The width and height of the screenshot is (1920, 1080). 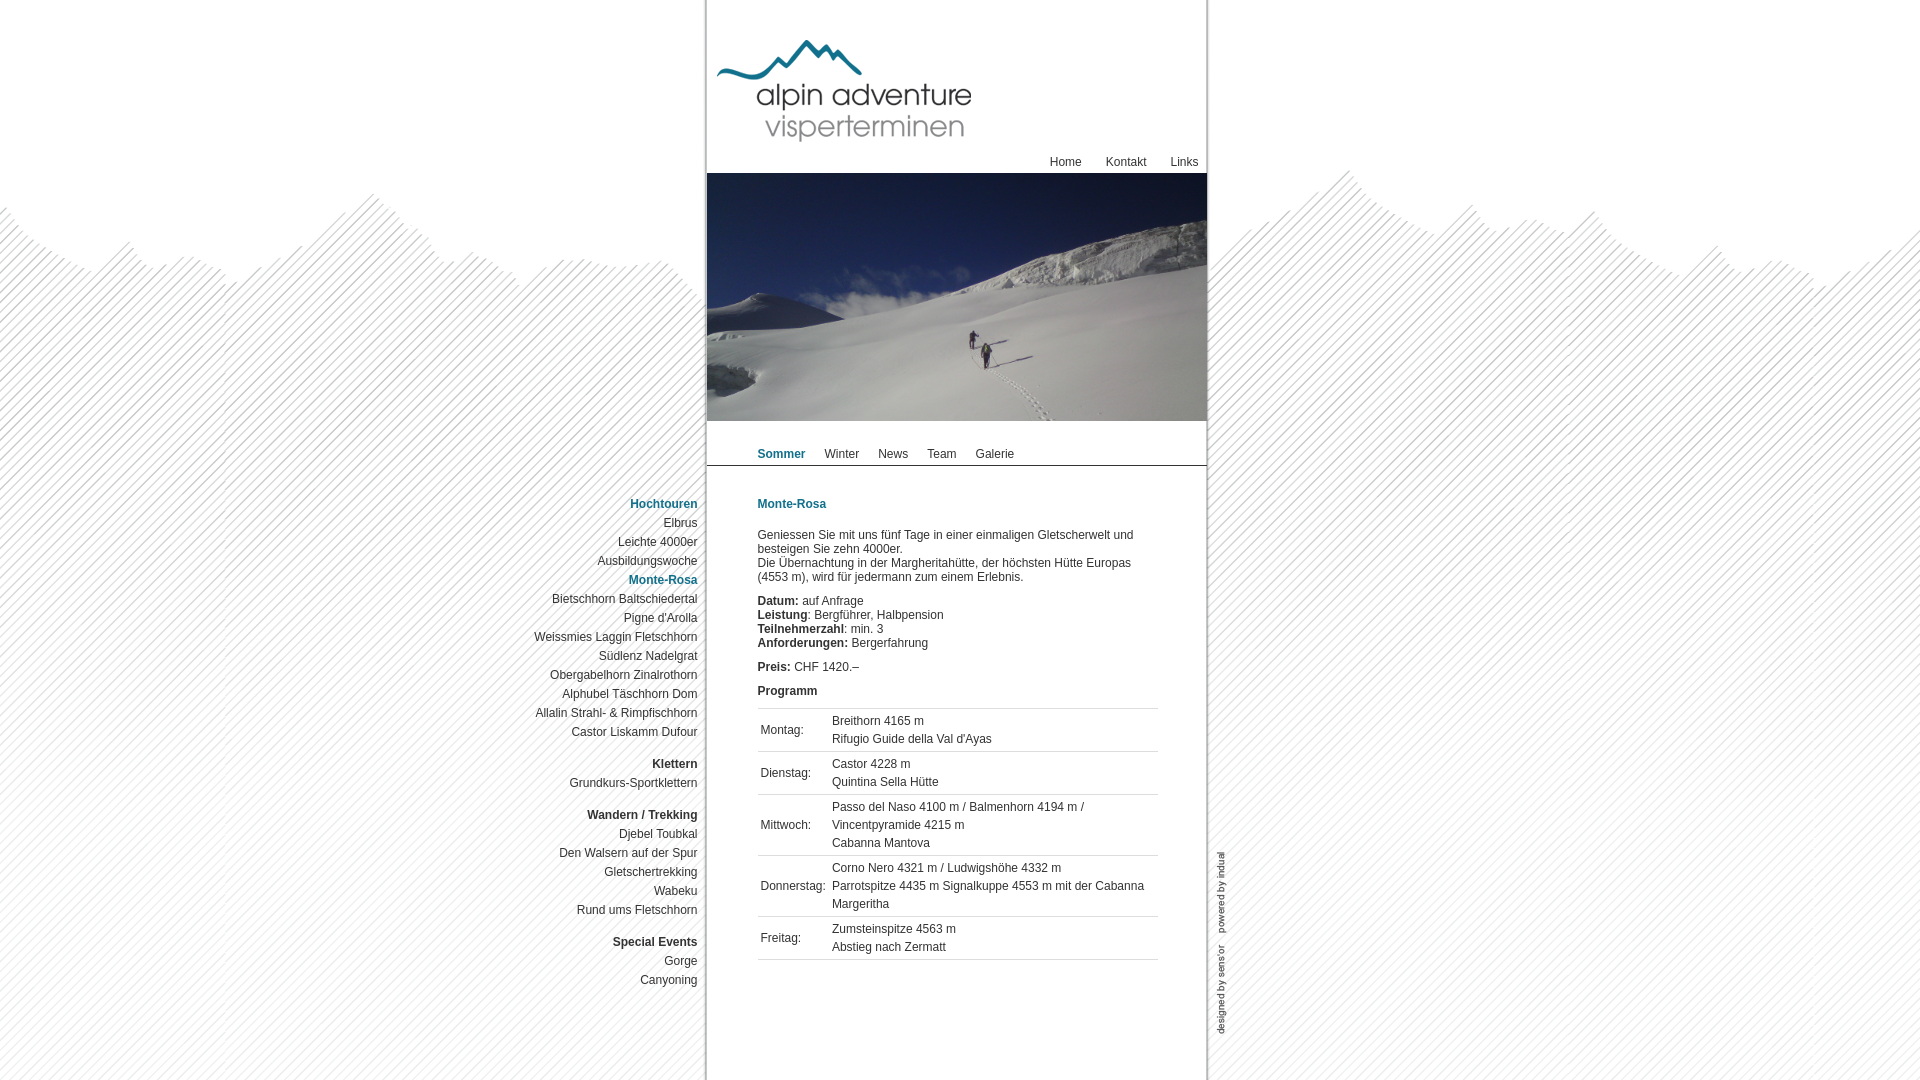 I want to click on 'Elbrus', so click(x=609, y=522).